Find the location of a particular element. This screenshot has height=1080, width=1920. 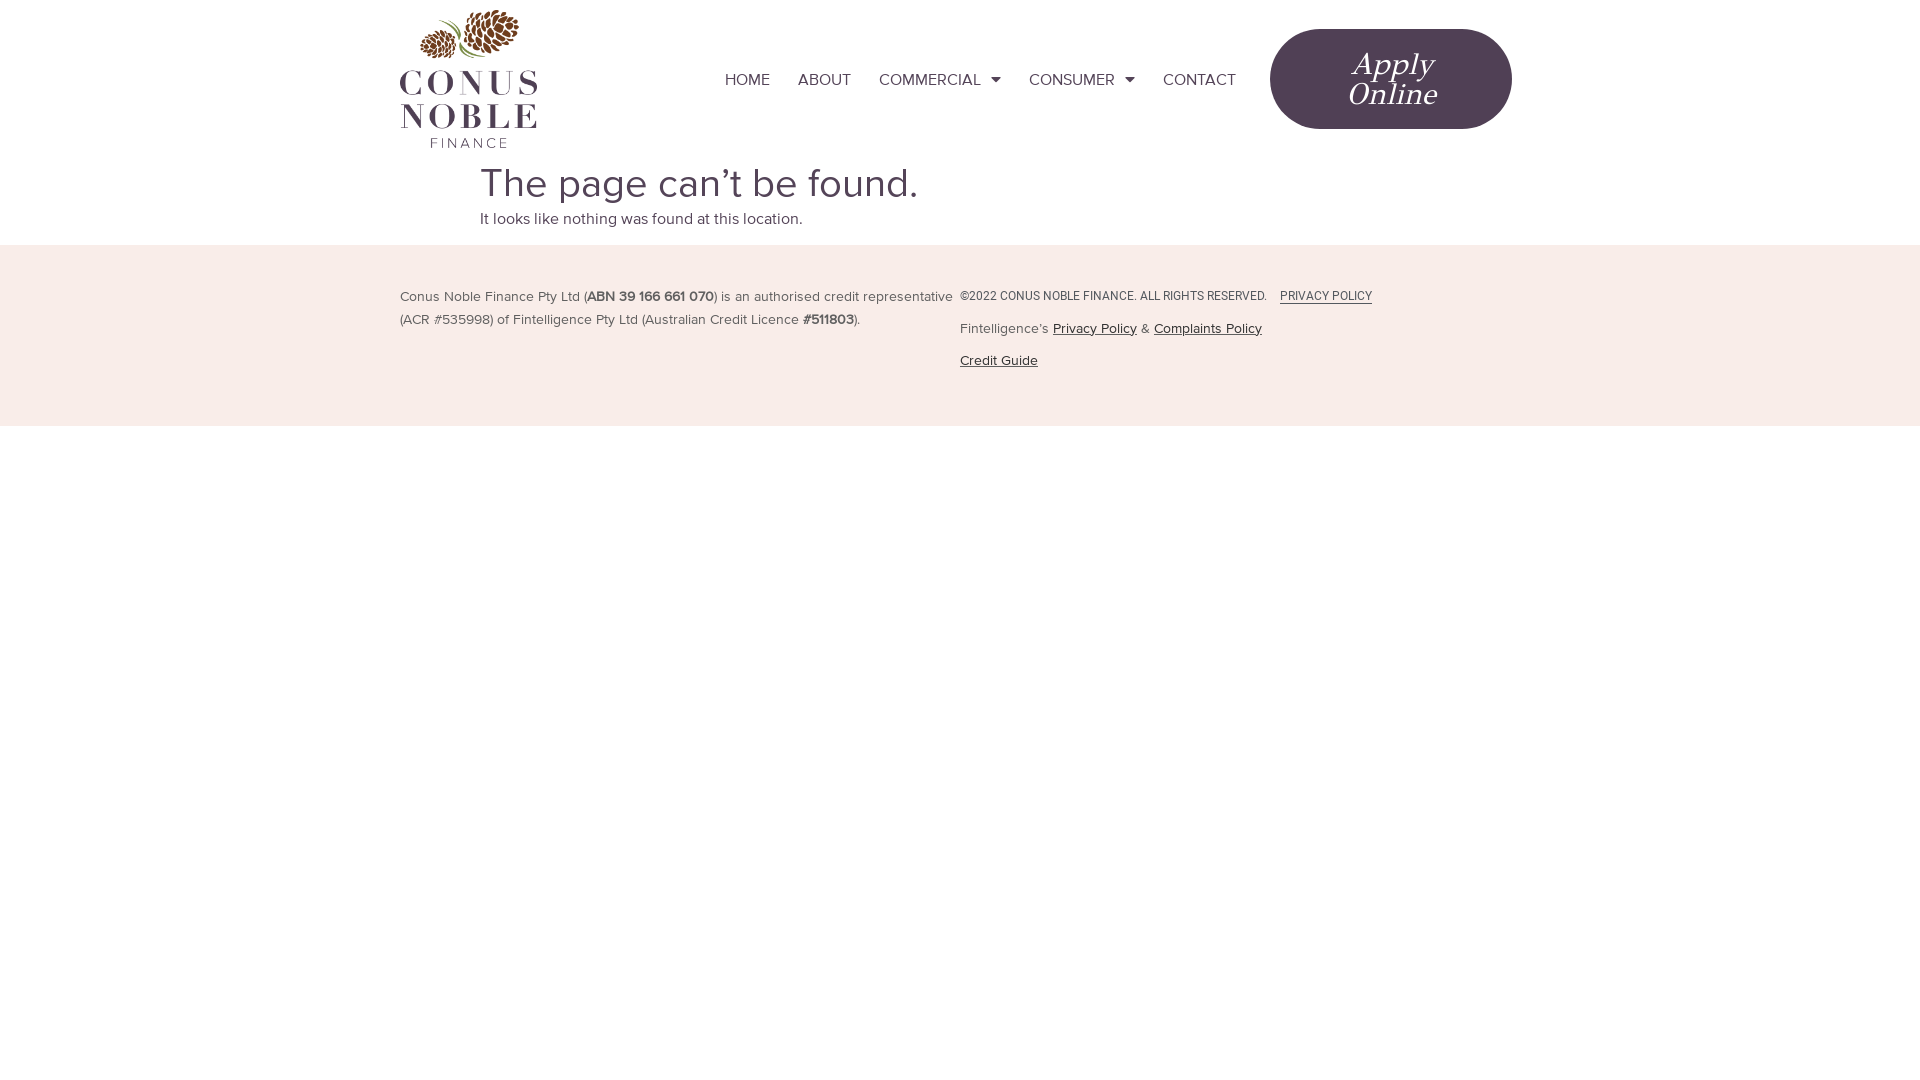

'Privacy Policy' is located at coordinates (1093, 327).